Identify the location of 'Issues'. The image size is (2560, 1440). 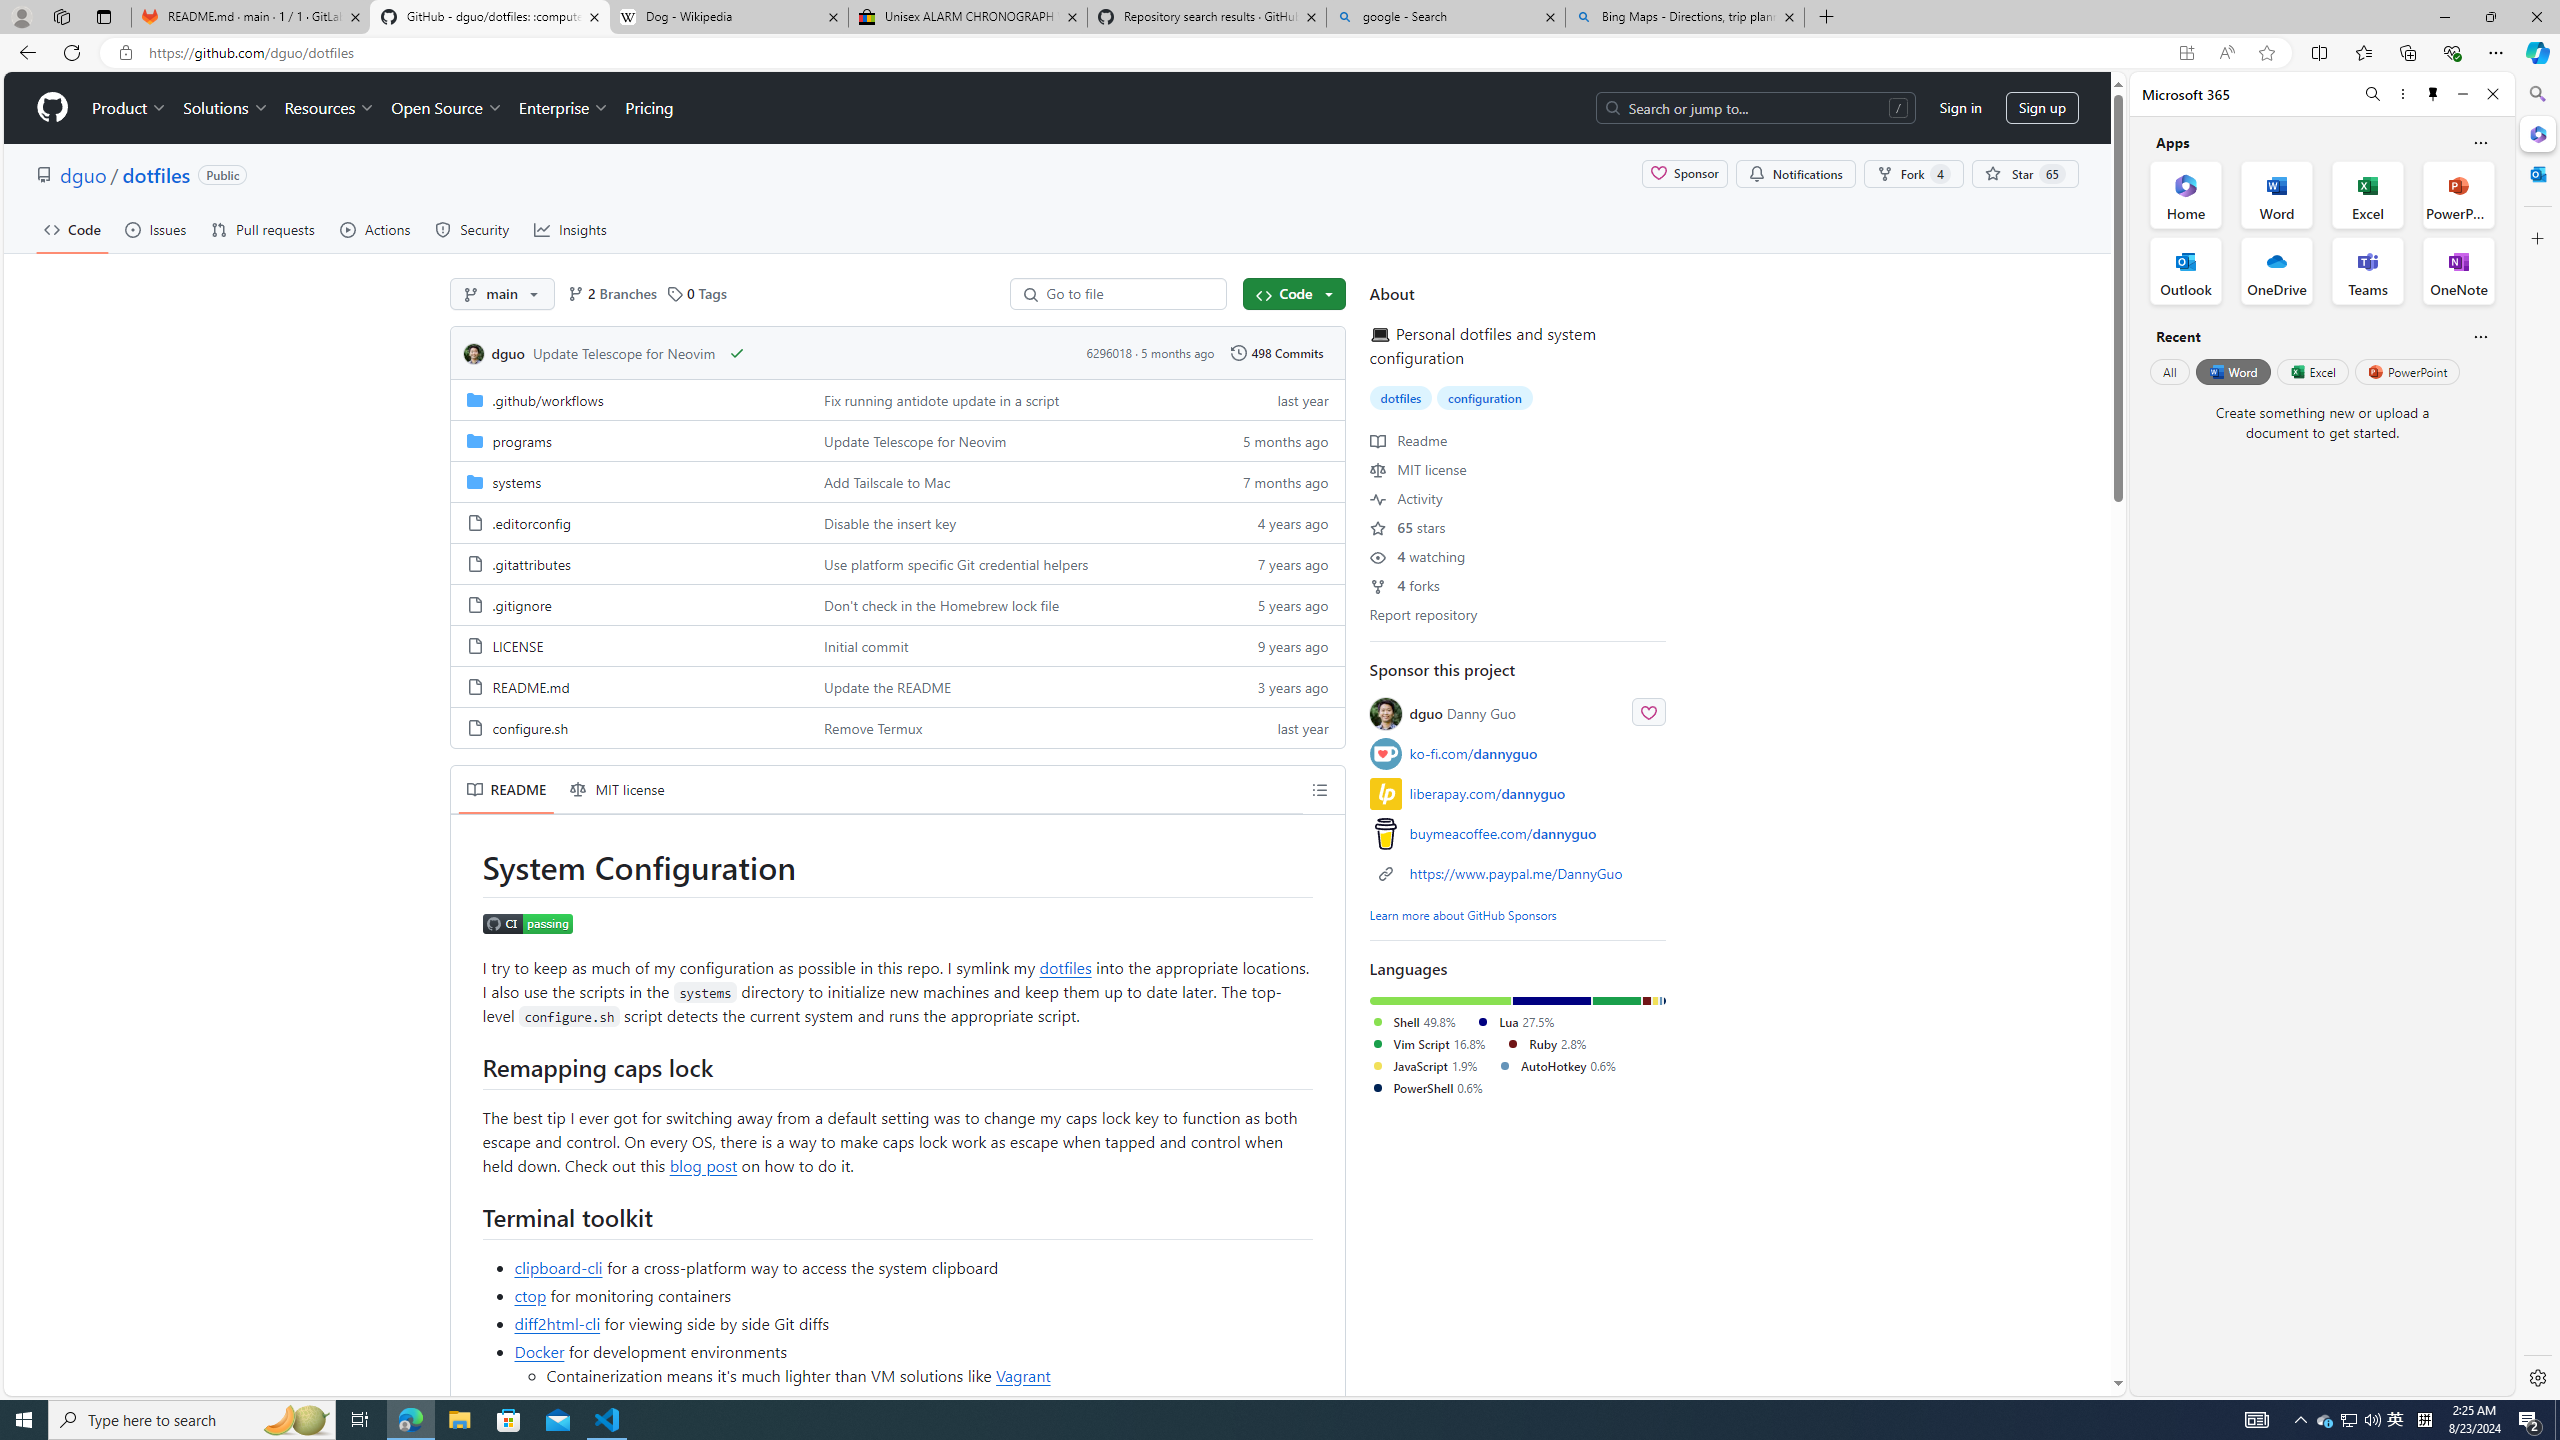
(154, 229).